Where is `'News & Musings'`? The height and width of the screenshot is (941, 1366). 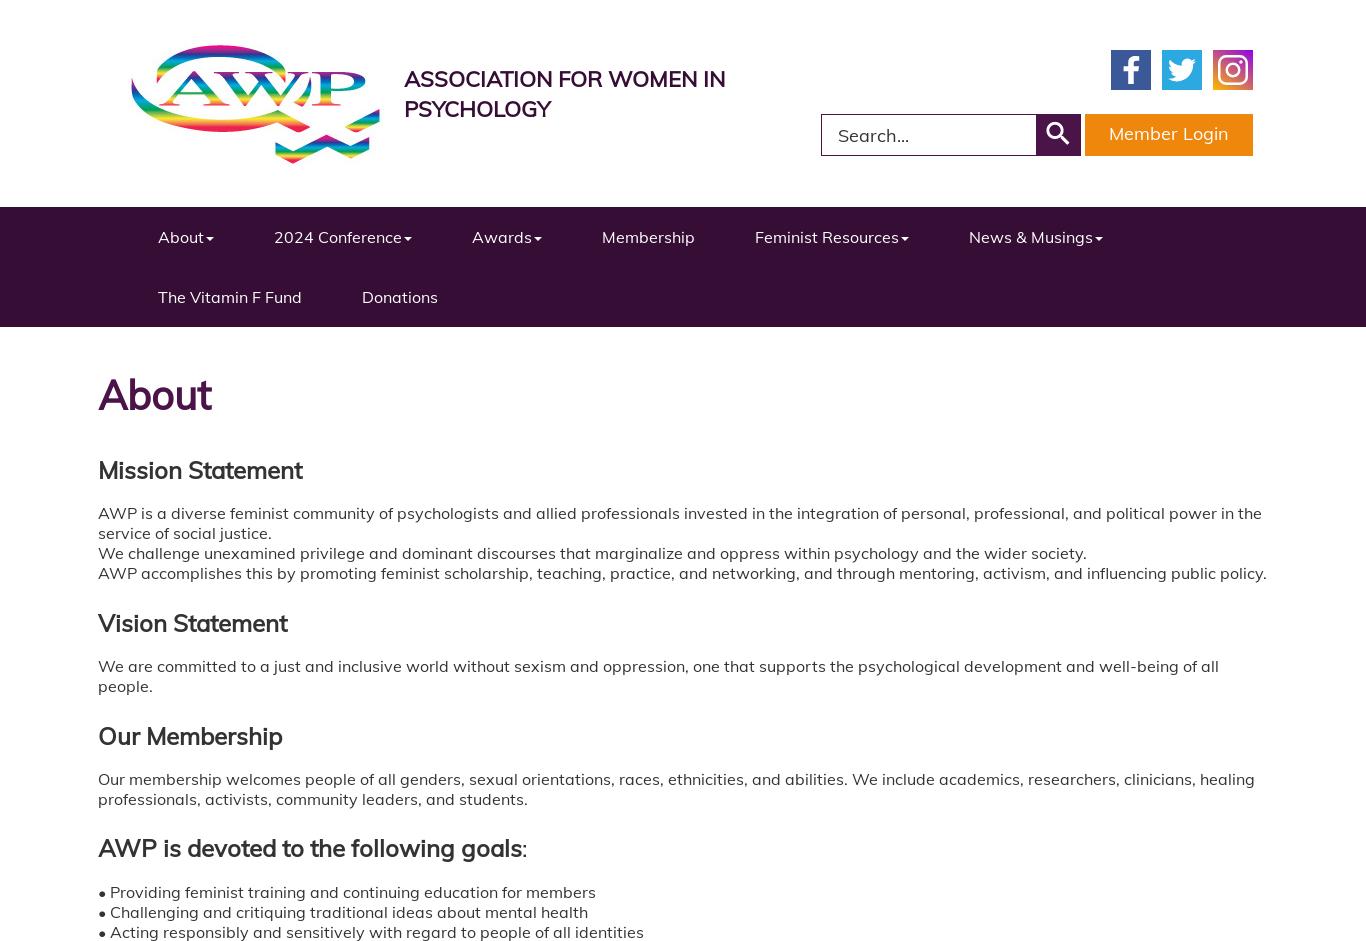
'News & Musings' is located at coordinates (1030, 236).